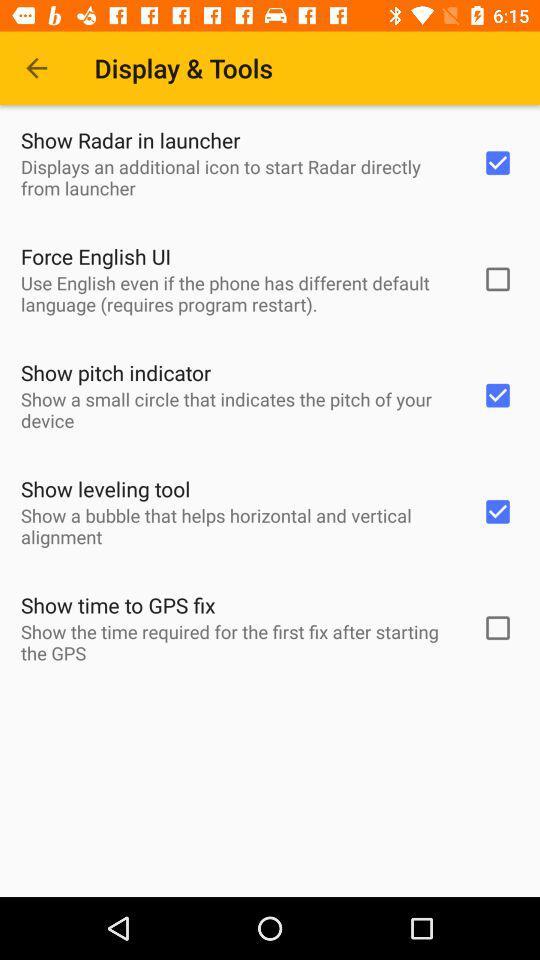 The image size is (540, 960). What do you see at coordinates (238, 176) in the screenshot?
I see `displays an additional item` at bounding box center [238, 176].